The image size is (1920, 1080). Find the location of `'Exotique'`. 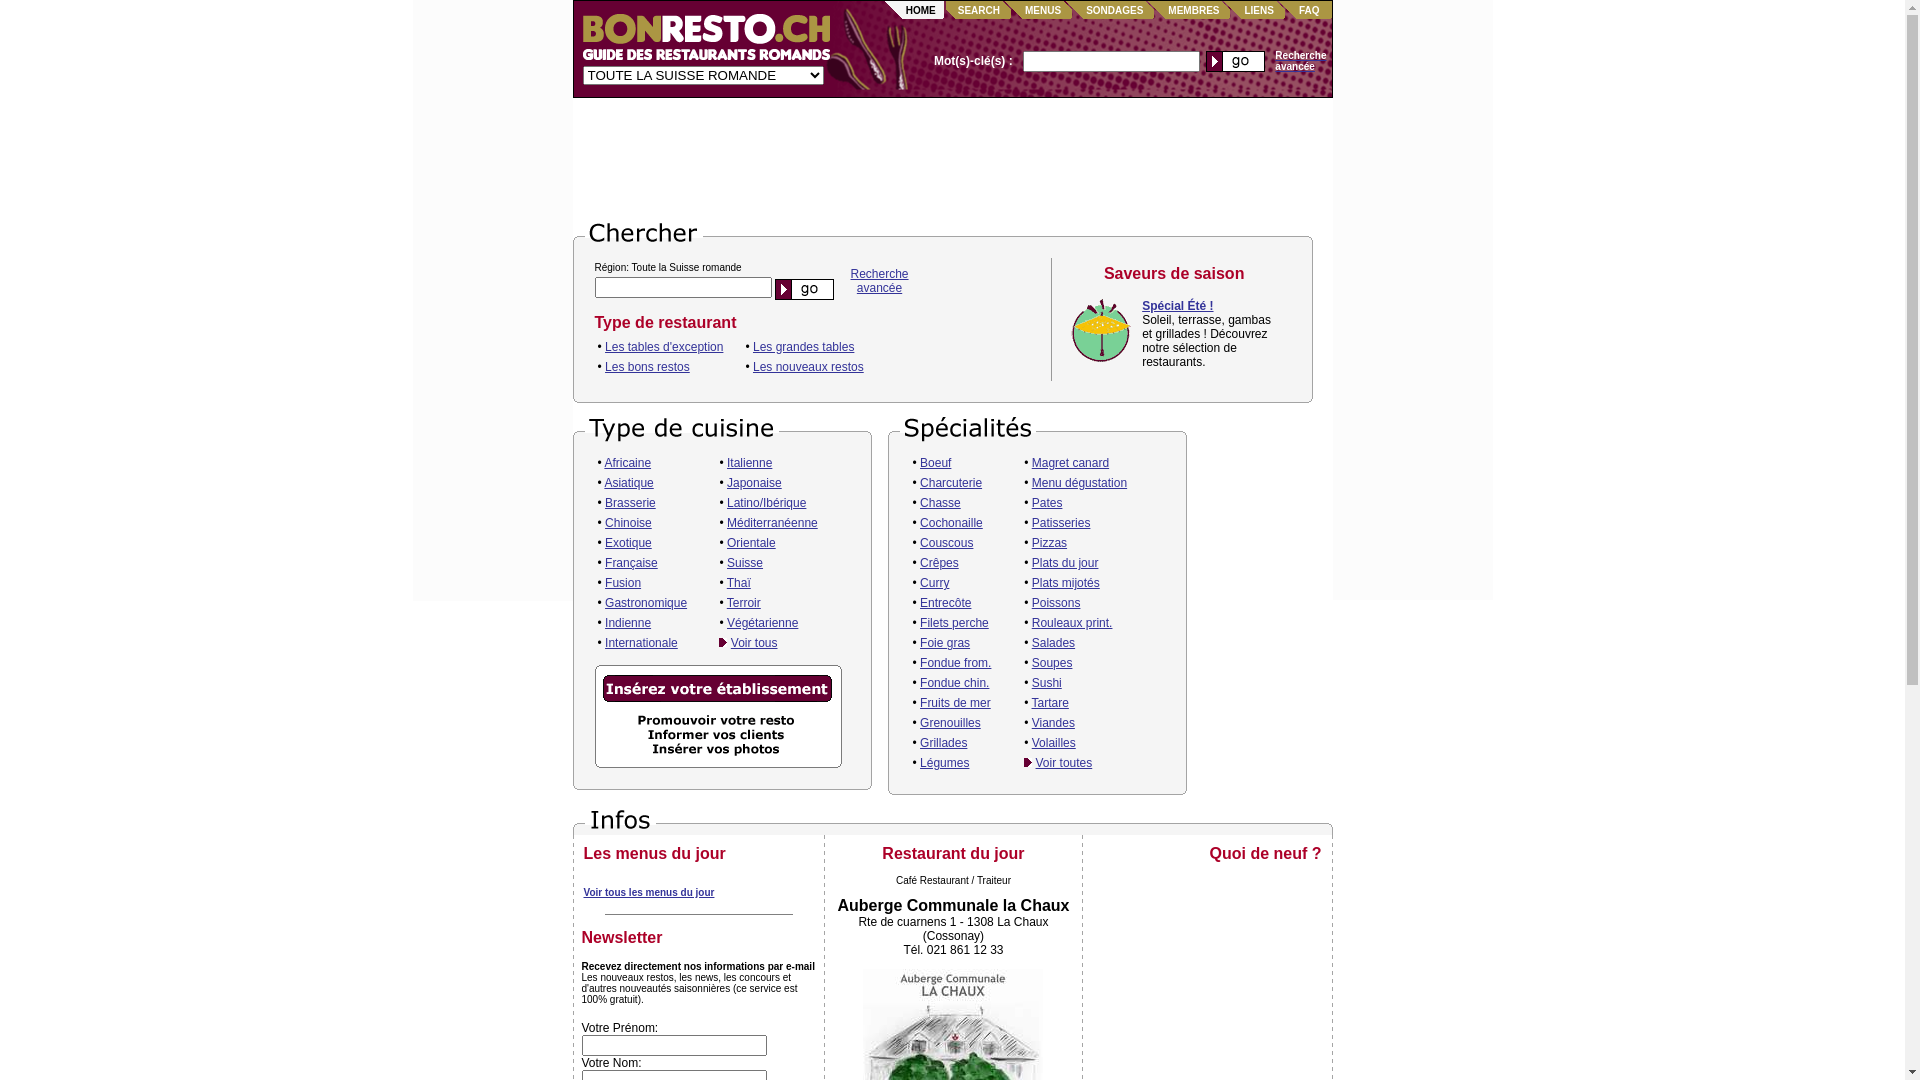

'Exotique' is located at coordinates (627, 543).